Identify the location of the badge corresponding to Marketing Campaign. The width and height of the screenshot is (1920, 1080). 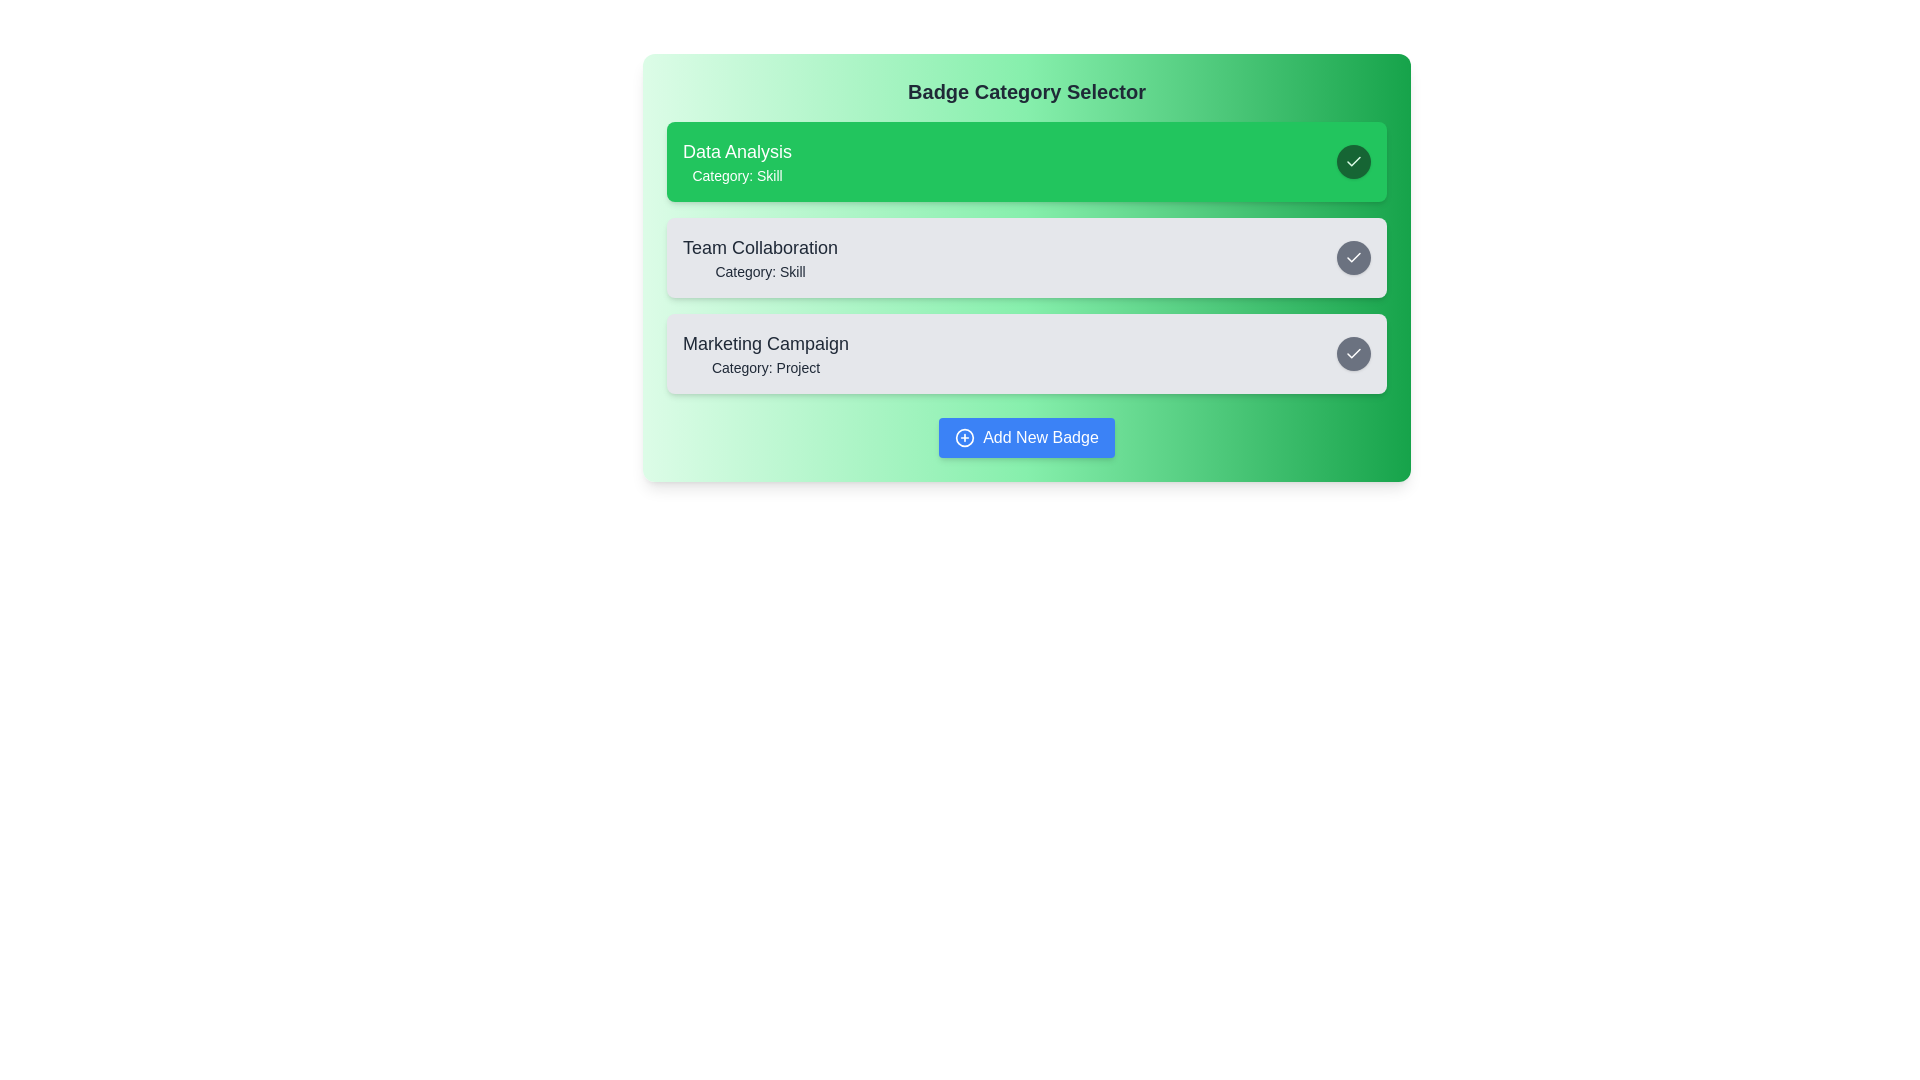
(1027, 353).